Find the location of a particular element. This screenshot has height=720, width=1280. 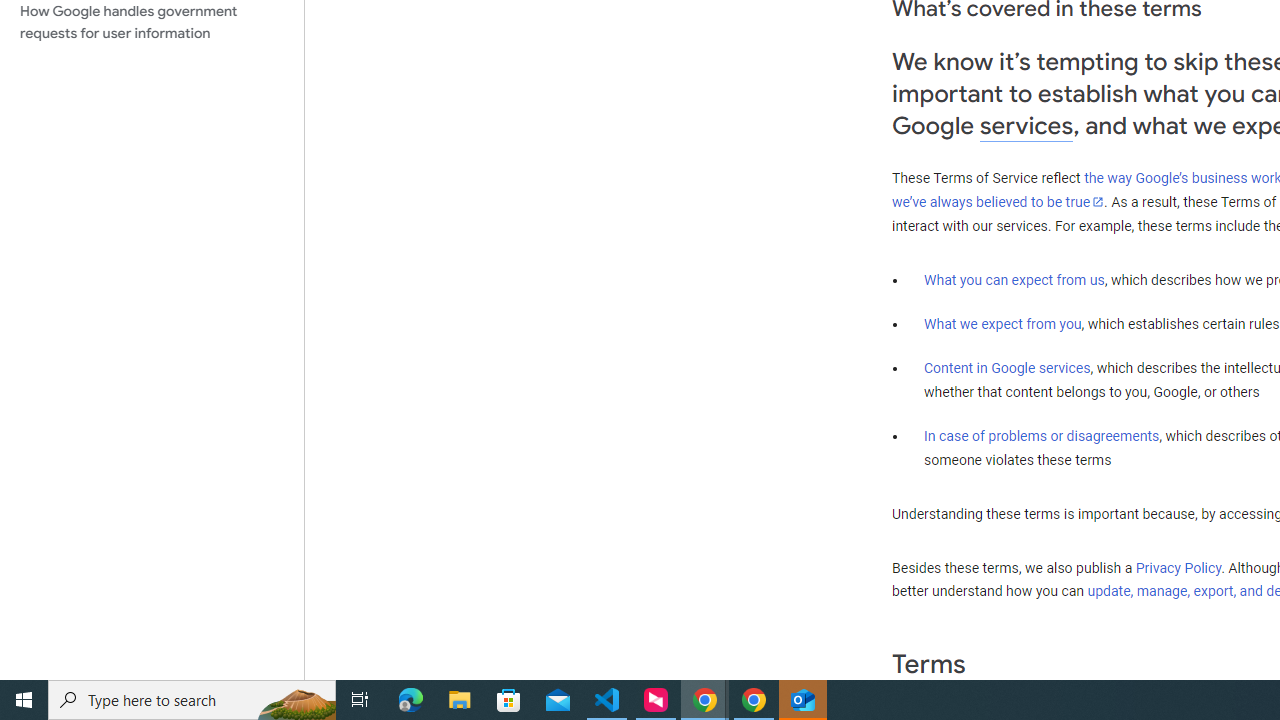

'Content in Google services' is located at coordinates (1007, 368).